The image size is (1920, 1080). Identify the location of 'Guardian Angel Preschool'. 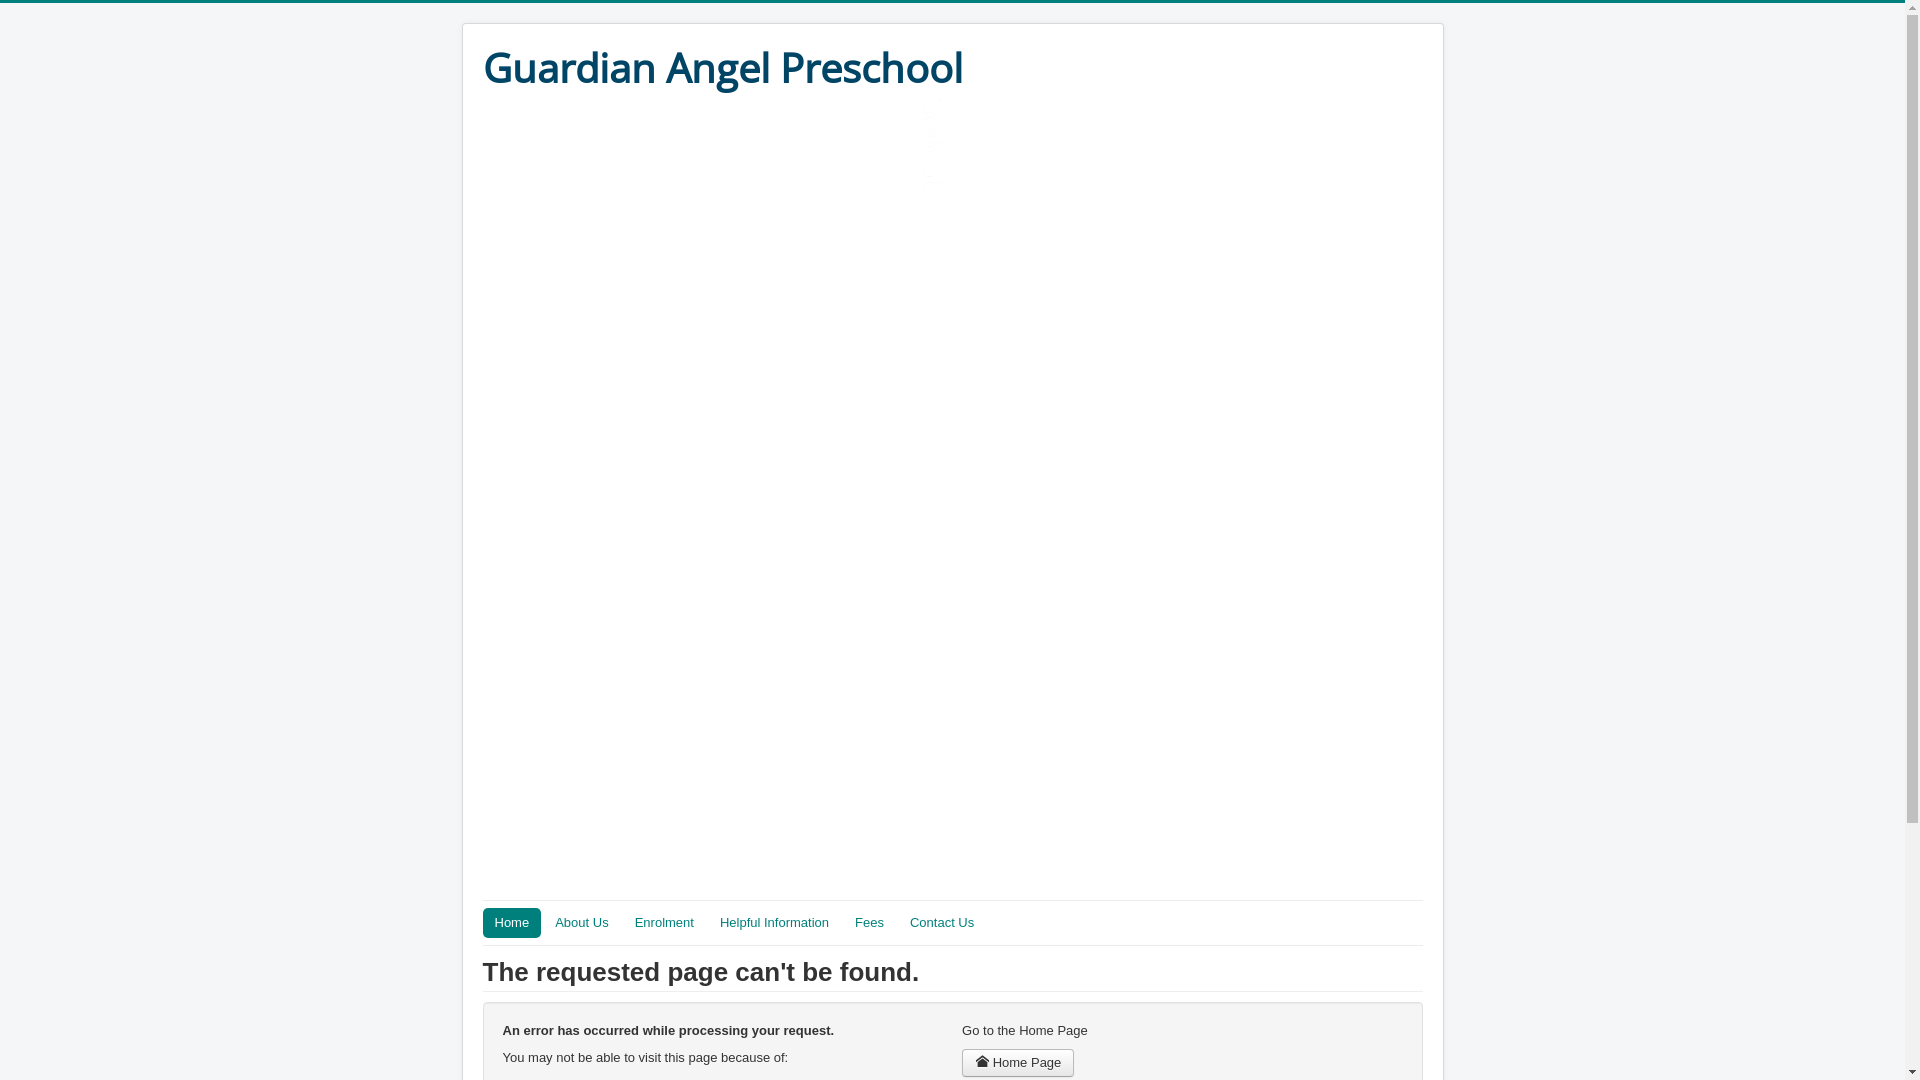
(720, 67).